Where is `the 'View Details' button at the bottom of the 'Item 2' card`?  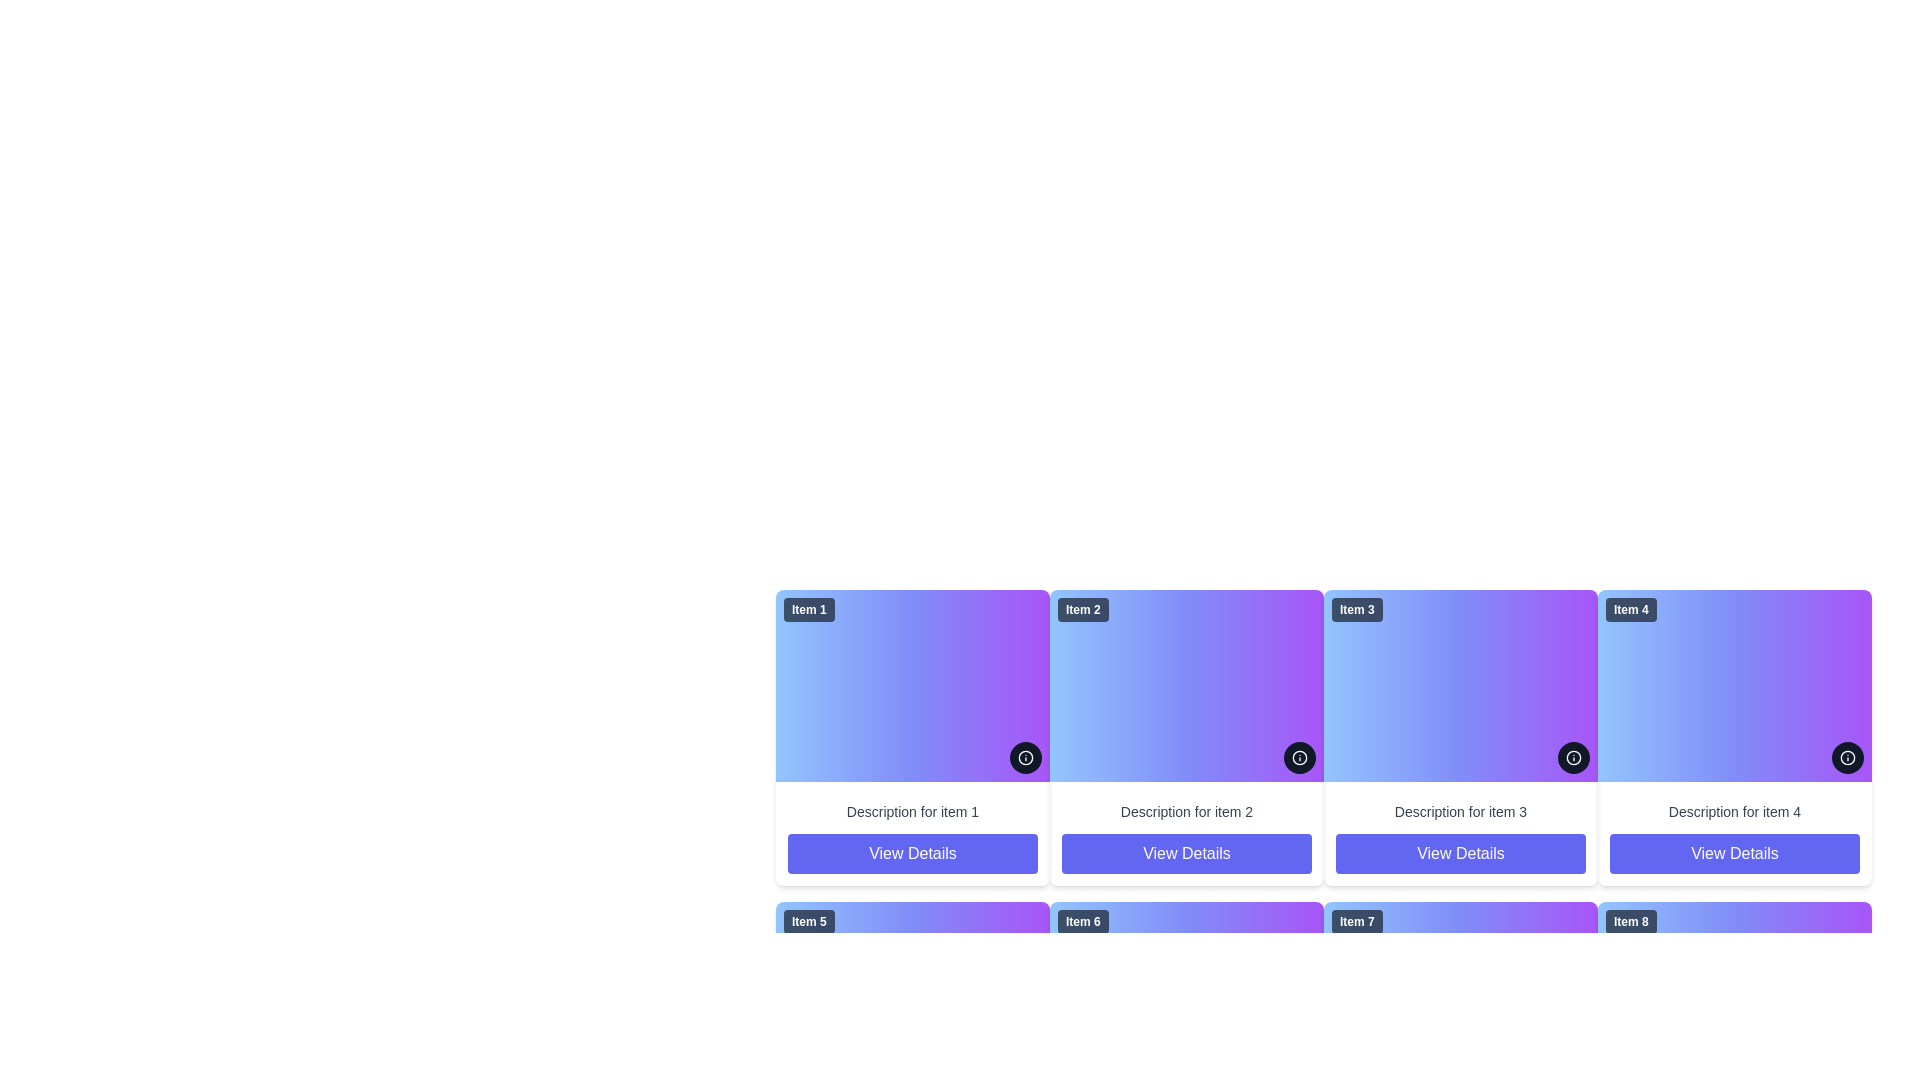
the 'View Details' button at the bottom of the 'Item 2' card is located at coordinates (1186, 853).